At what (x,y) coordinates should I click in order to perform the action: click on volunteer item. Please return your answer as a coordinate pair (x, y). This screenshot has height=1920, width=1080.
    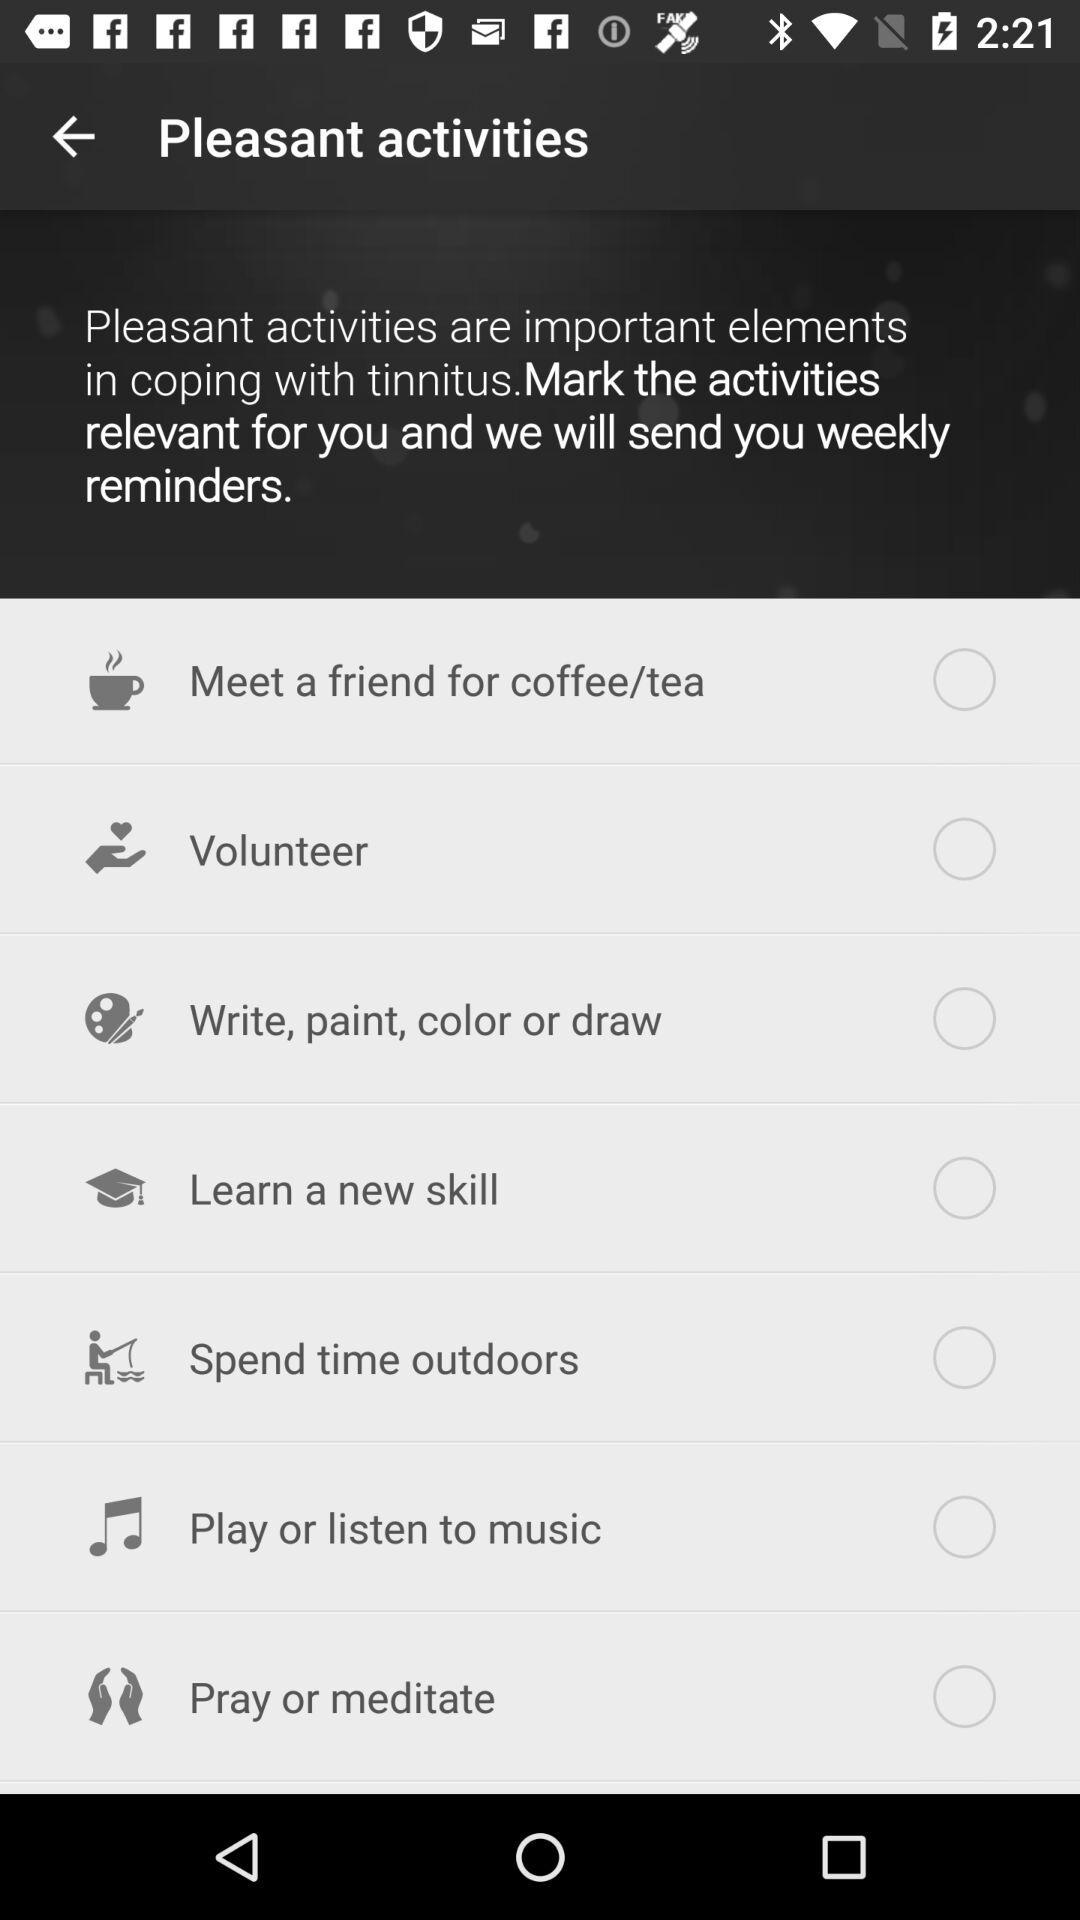
    Looking at the image, I should click on (540, 849).